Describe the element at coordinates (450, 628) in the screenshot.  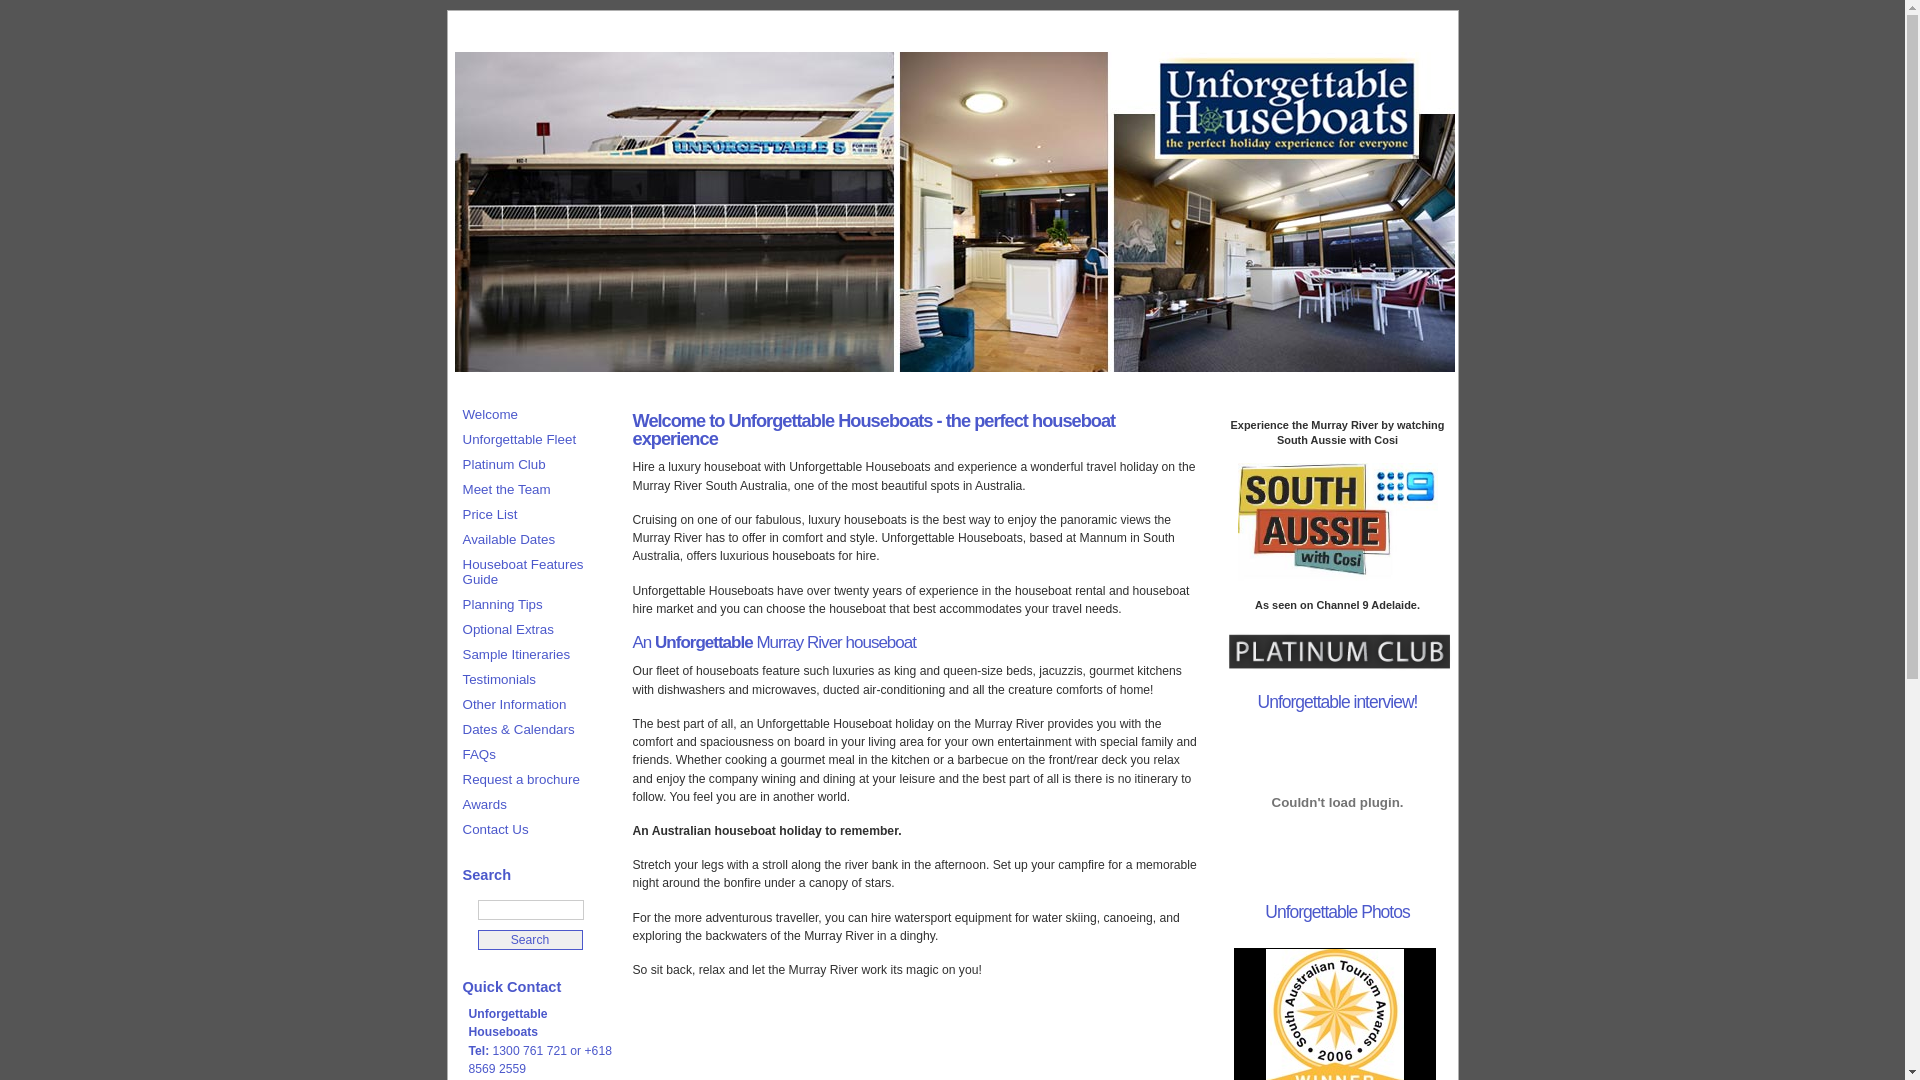
I see `'Optional Extras'` at that location.